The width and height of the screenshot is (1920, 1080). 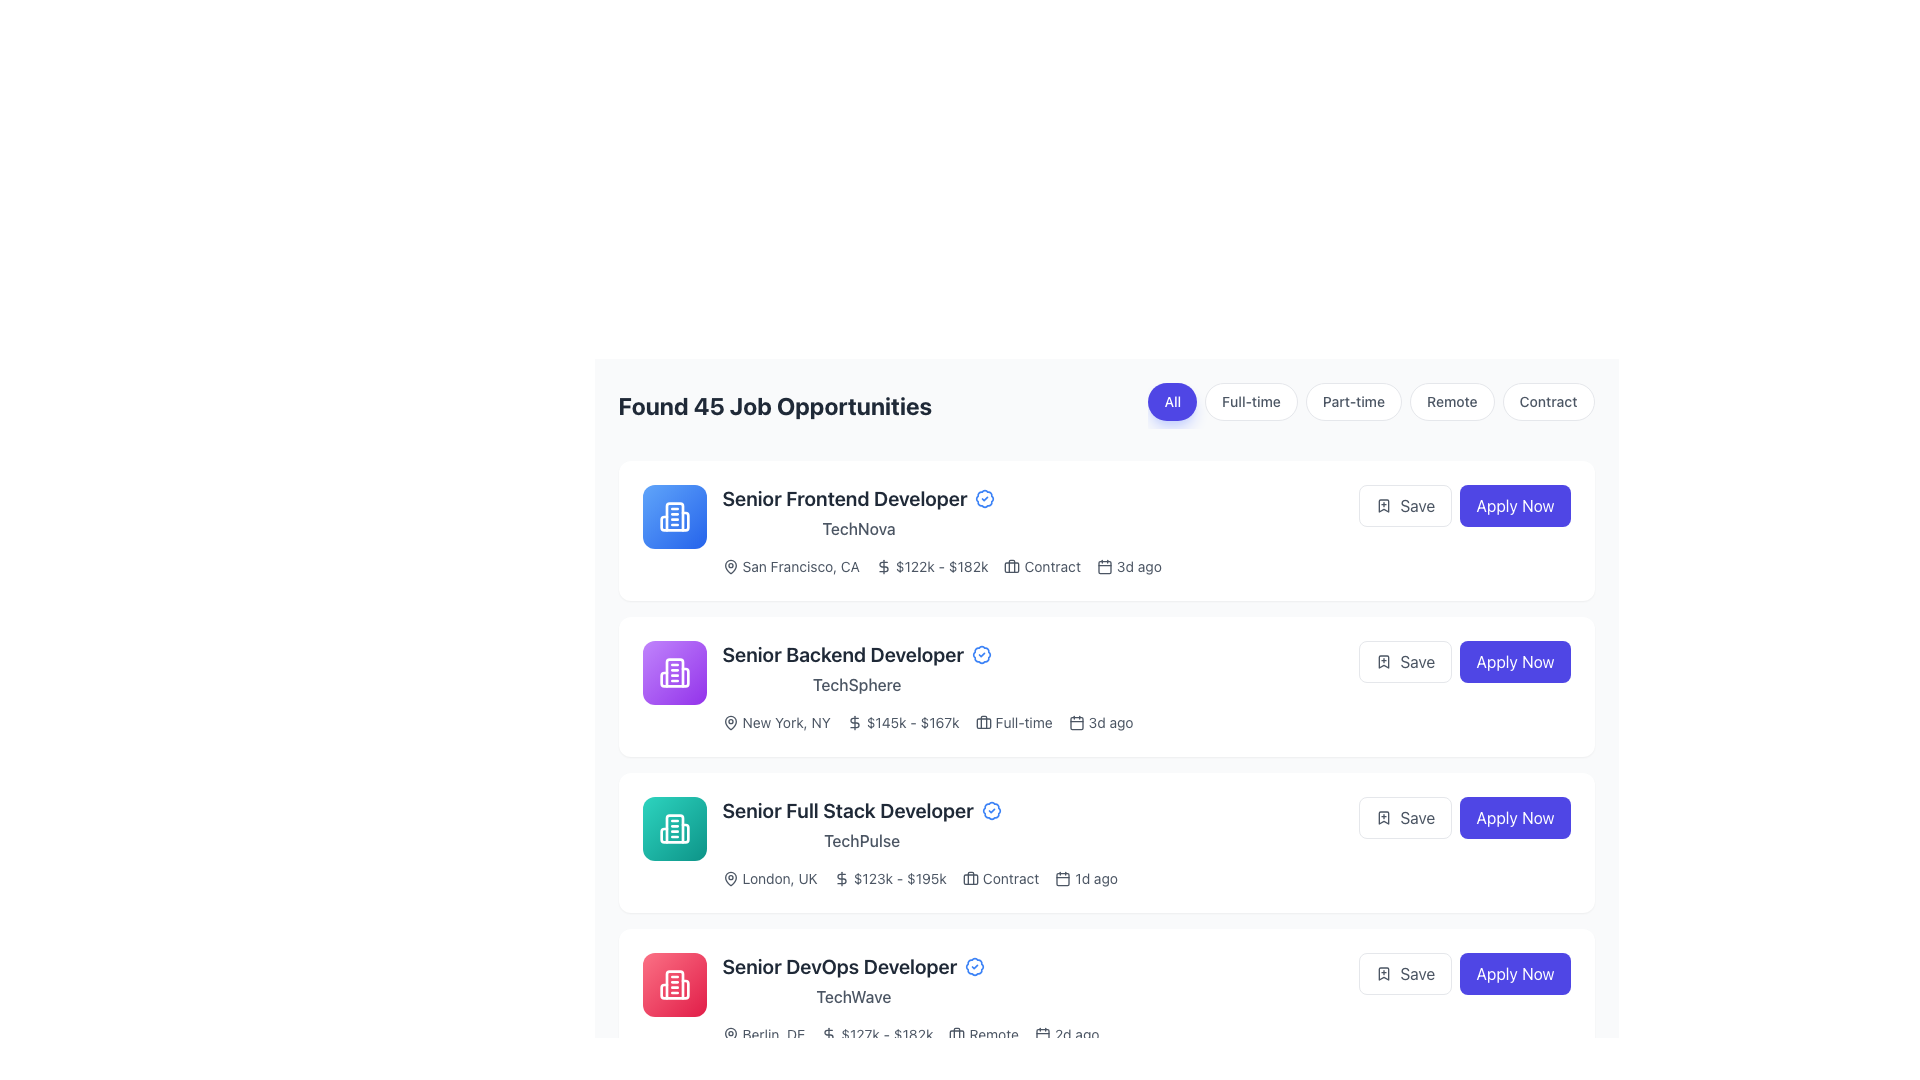 I want to click on the static text element displaying the salary range for a job opportunity, located within the job details list item, positioned beside the job type and posting age, so click(x=931, y=567).